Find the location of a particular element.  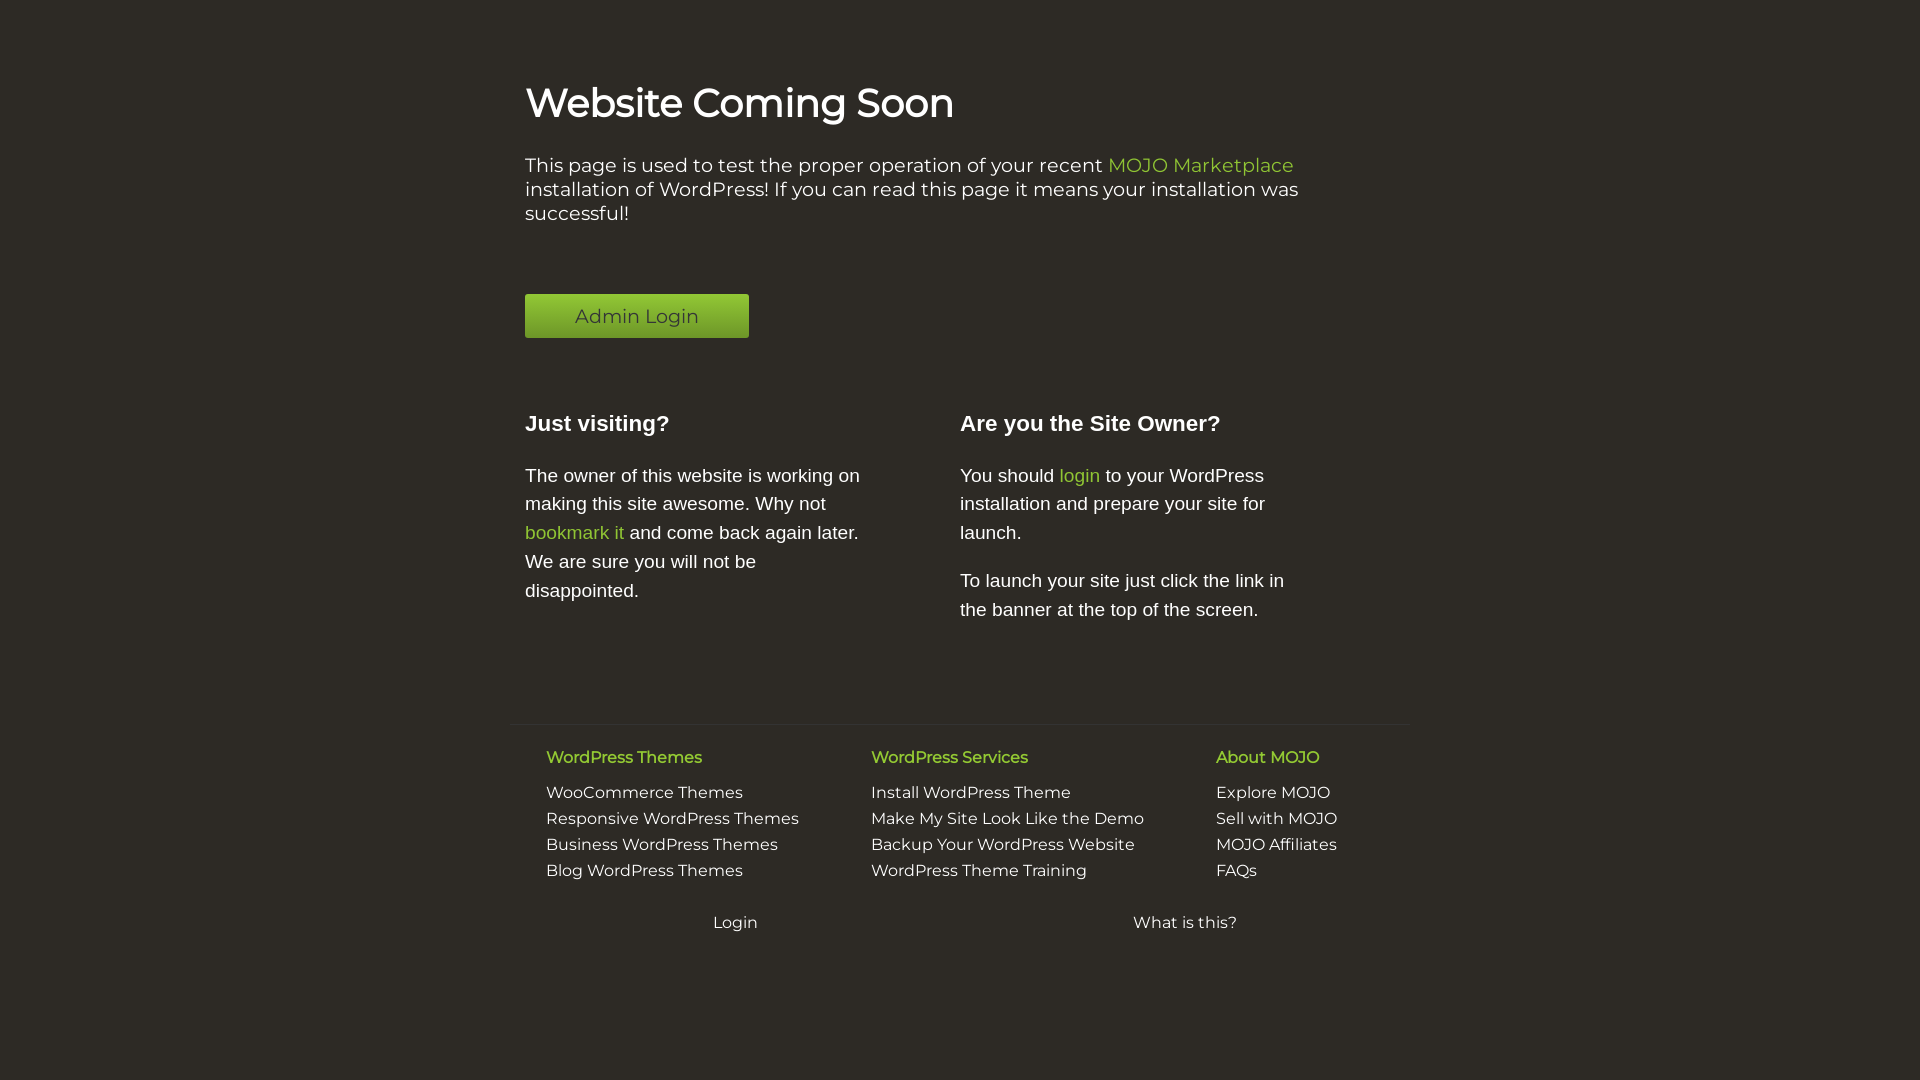

'MOJO Affiliates' is located at coordinates (1275, 844).